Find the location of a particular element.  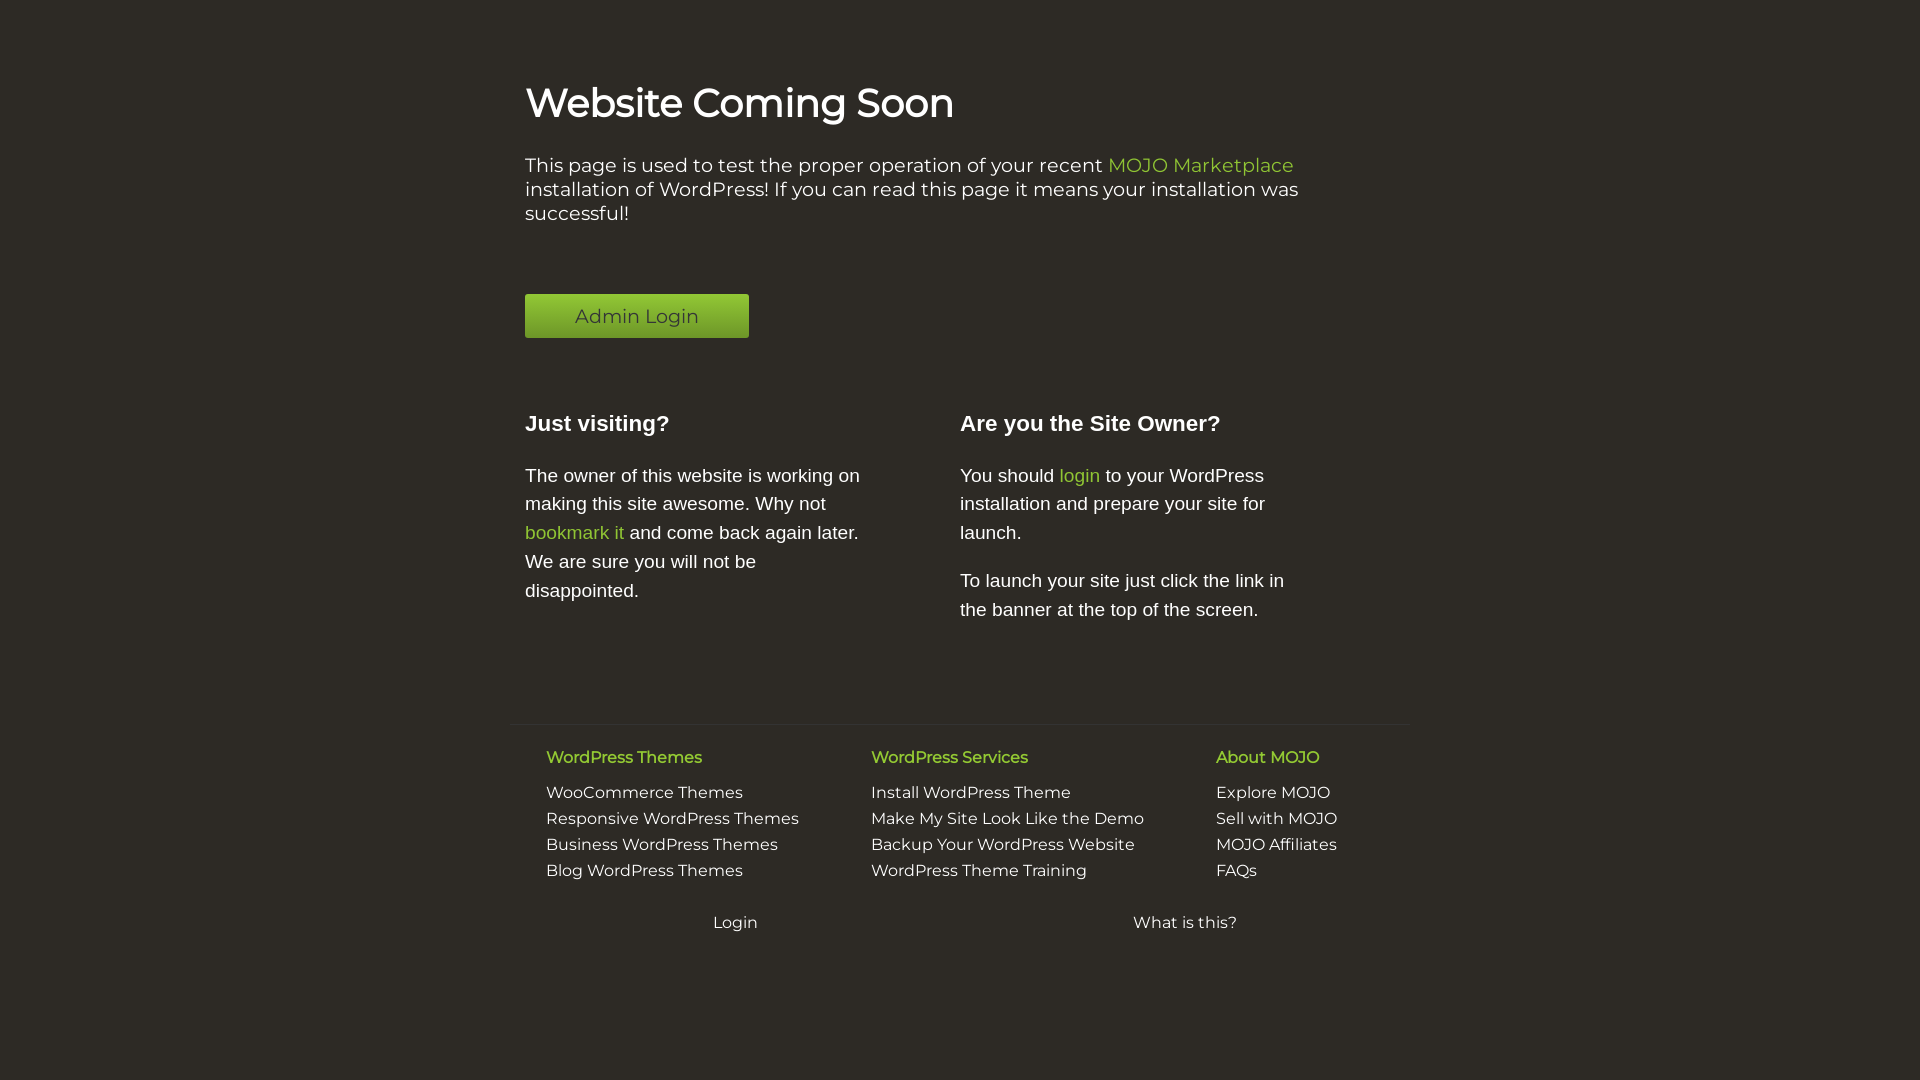

'MOJO Affiliates' is located at coordinates (1275, 844).